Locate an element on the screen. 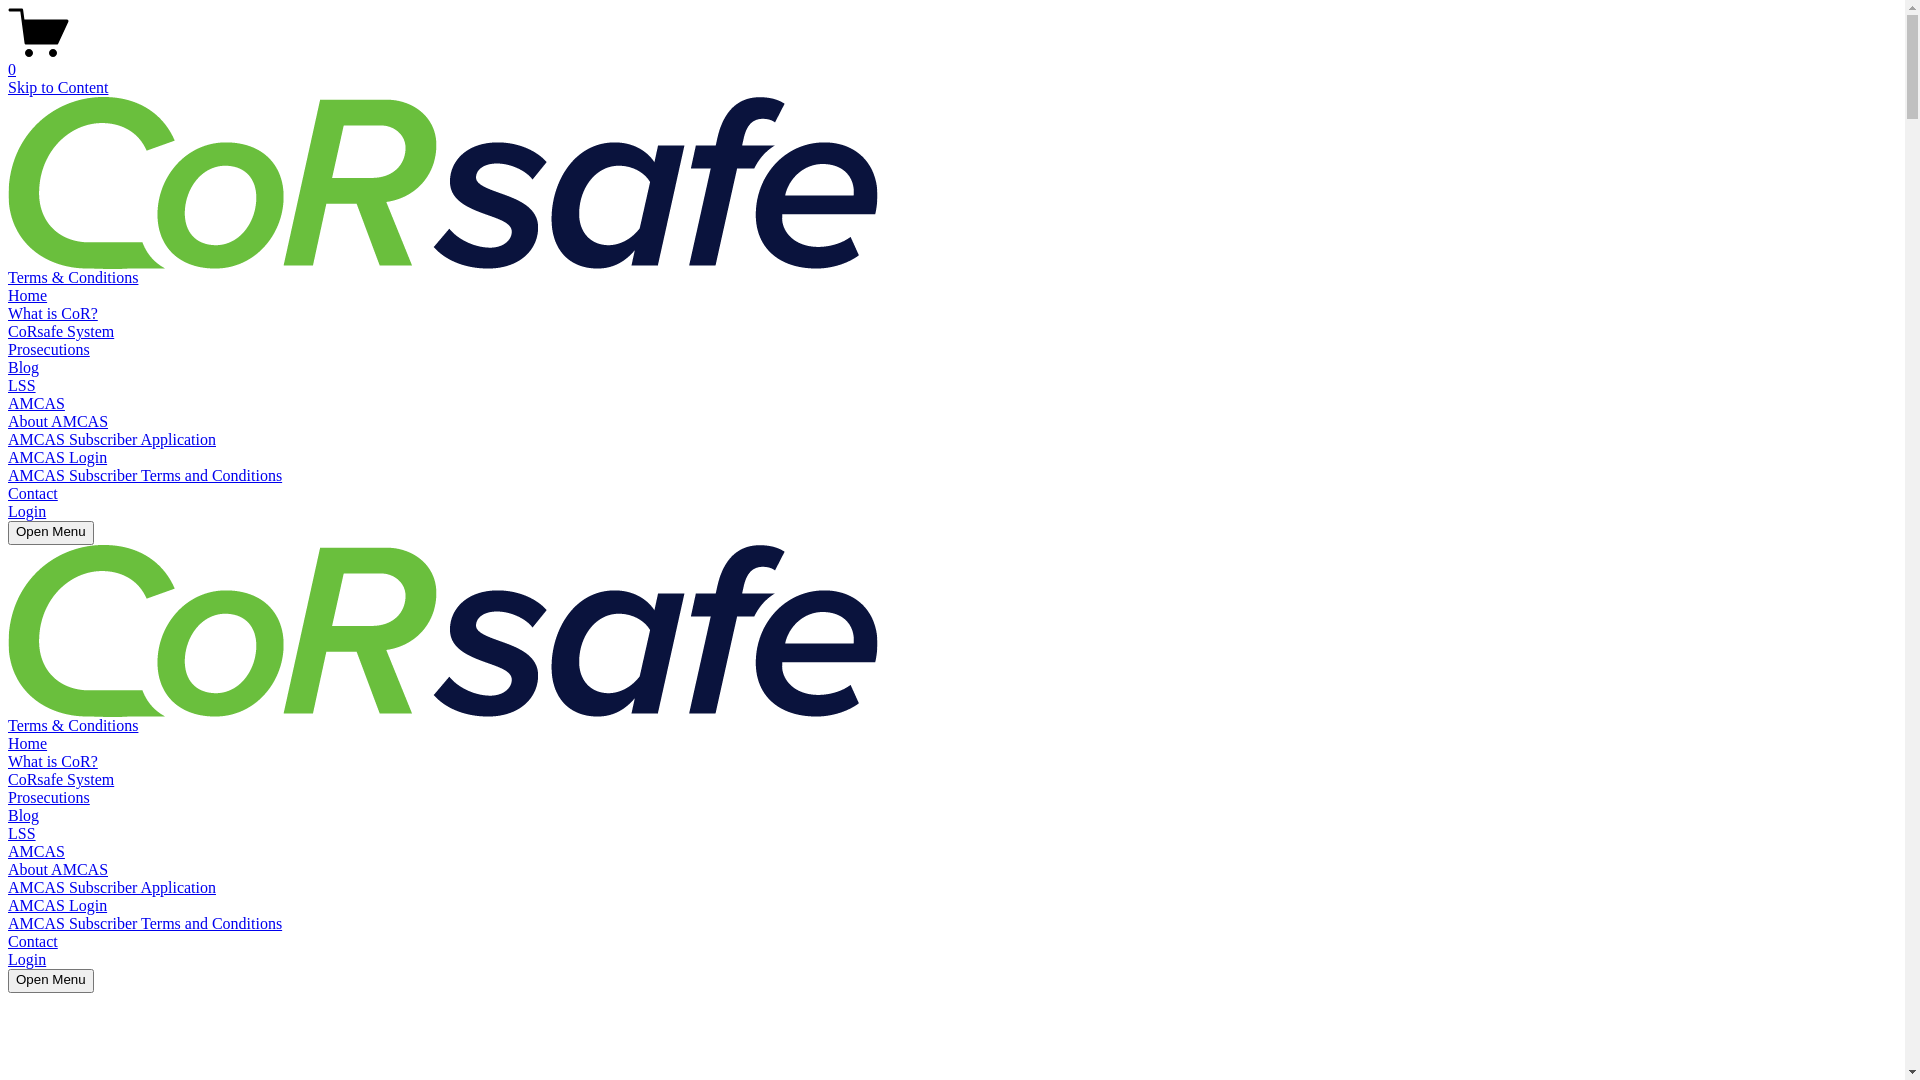  'What is CoR?' is located at coordinates (52, 761).